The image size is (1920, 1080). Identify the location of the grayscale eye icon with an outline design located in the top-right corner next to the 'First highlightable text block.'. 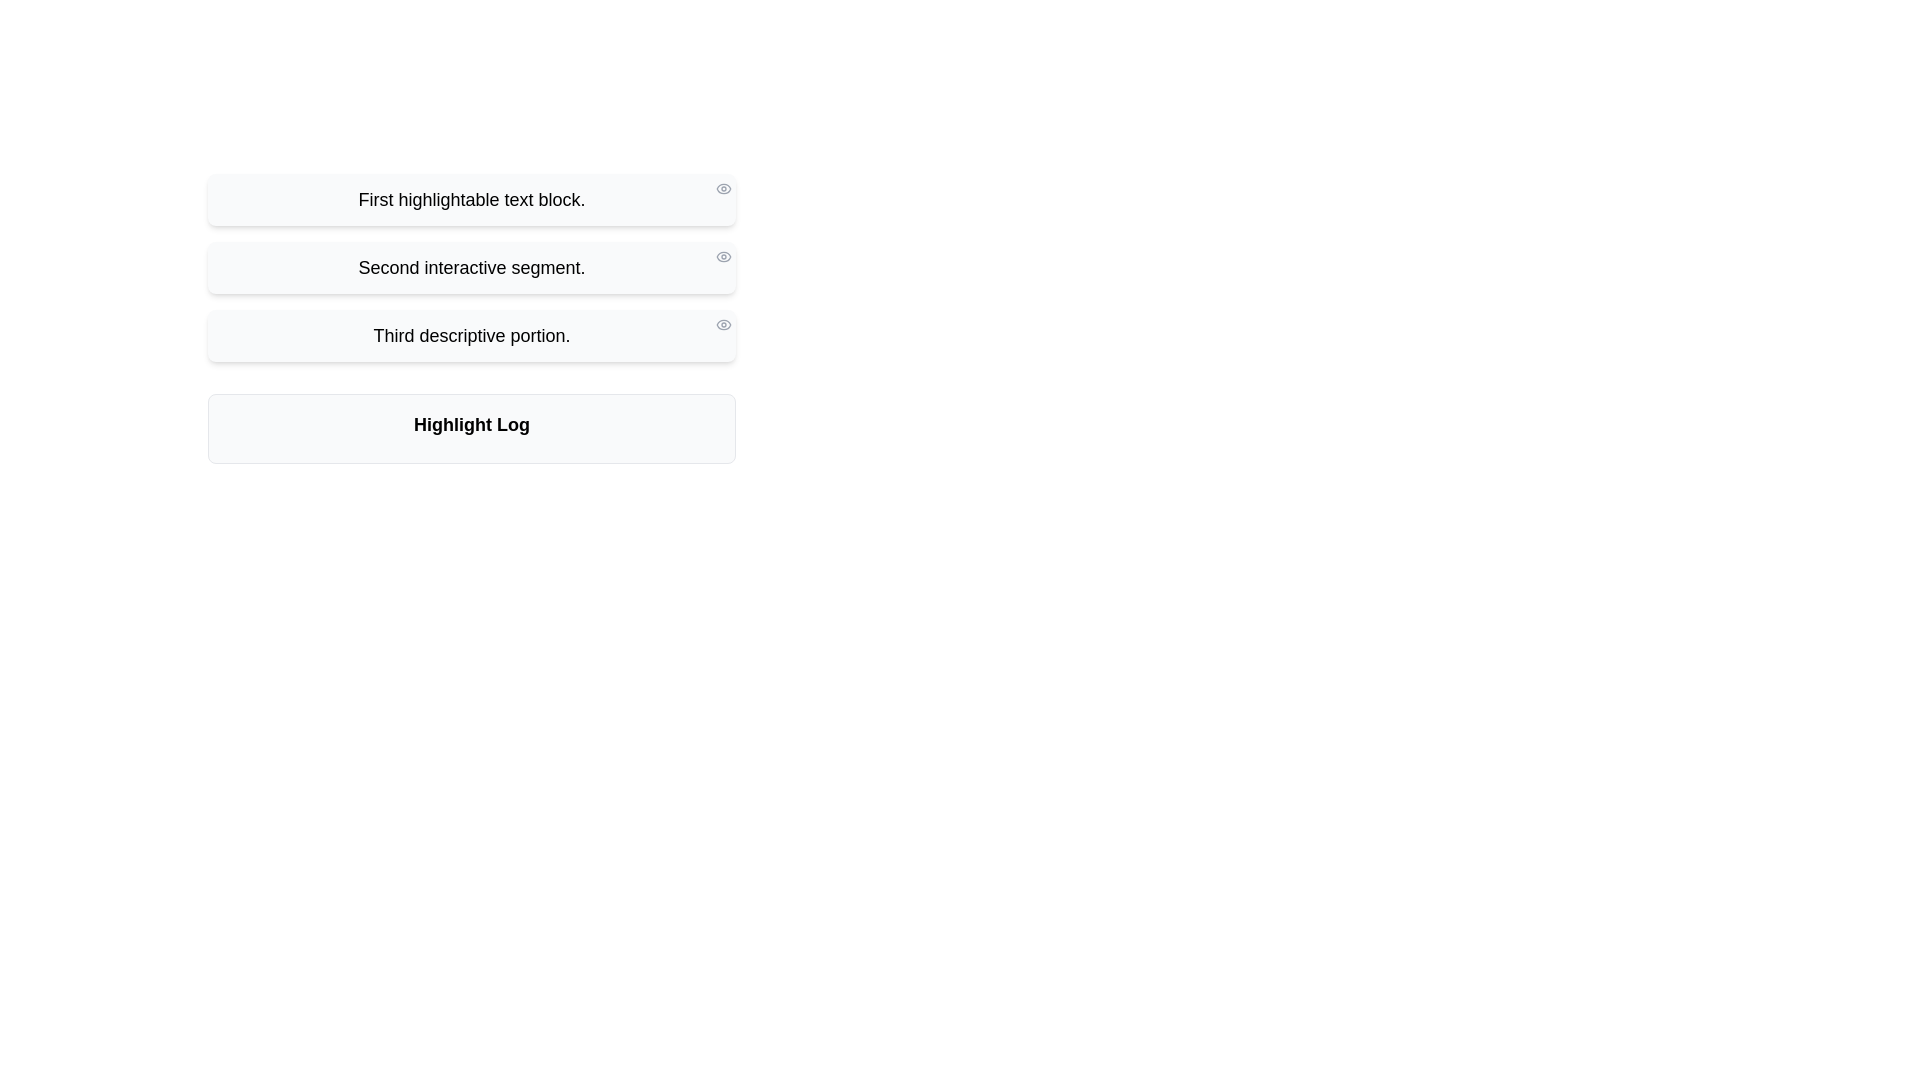
(723, 189).